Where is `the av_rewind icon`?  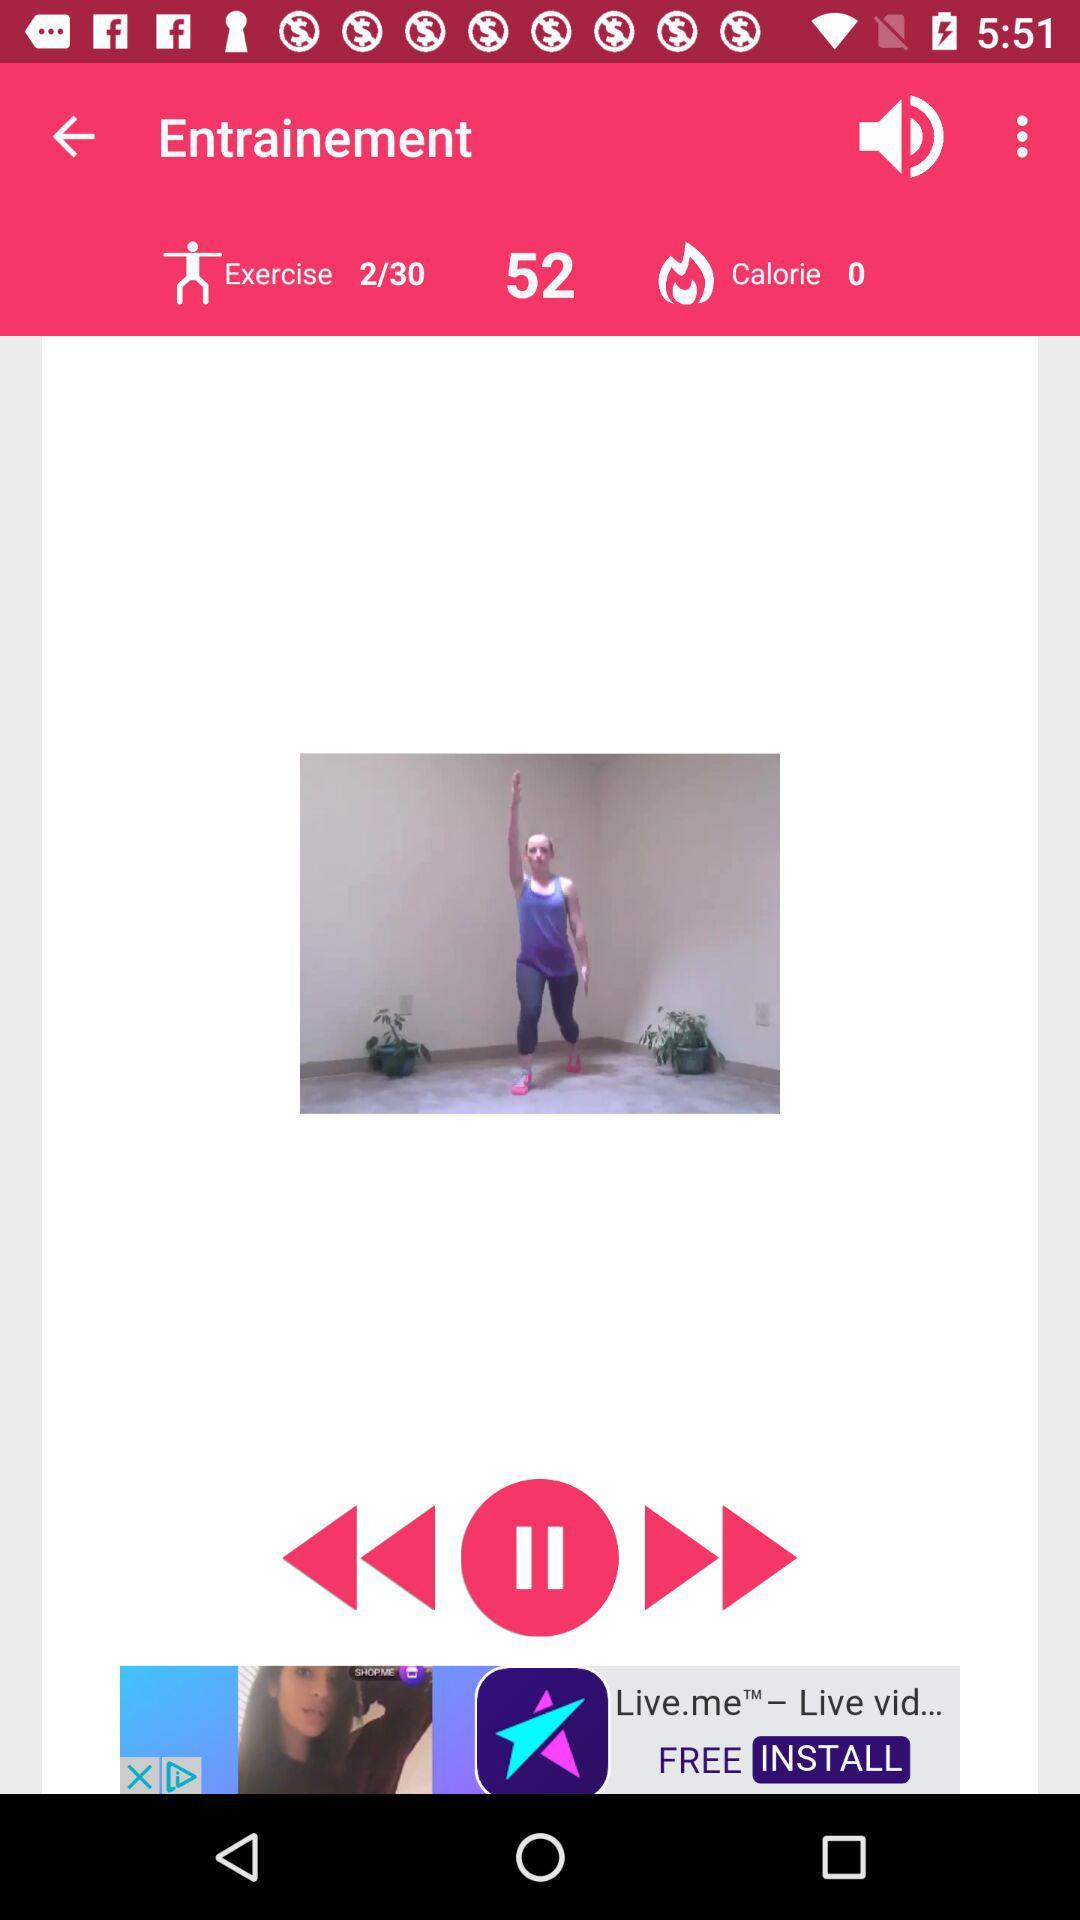 the av_rewind icon is located at coordinates (357, 1556).